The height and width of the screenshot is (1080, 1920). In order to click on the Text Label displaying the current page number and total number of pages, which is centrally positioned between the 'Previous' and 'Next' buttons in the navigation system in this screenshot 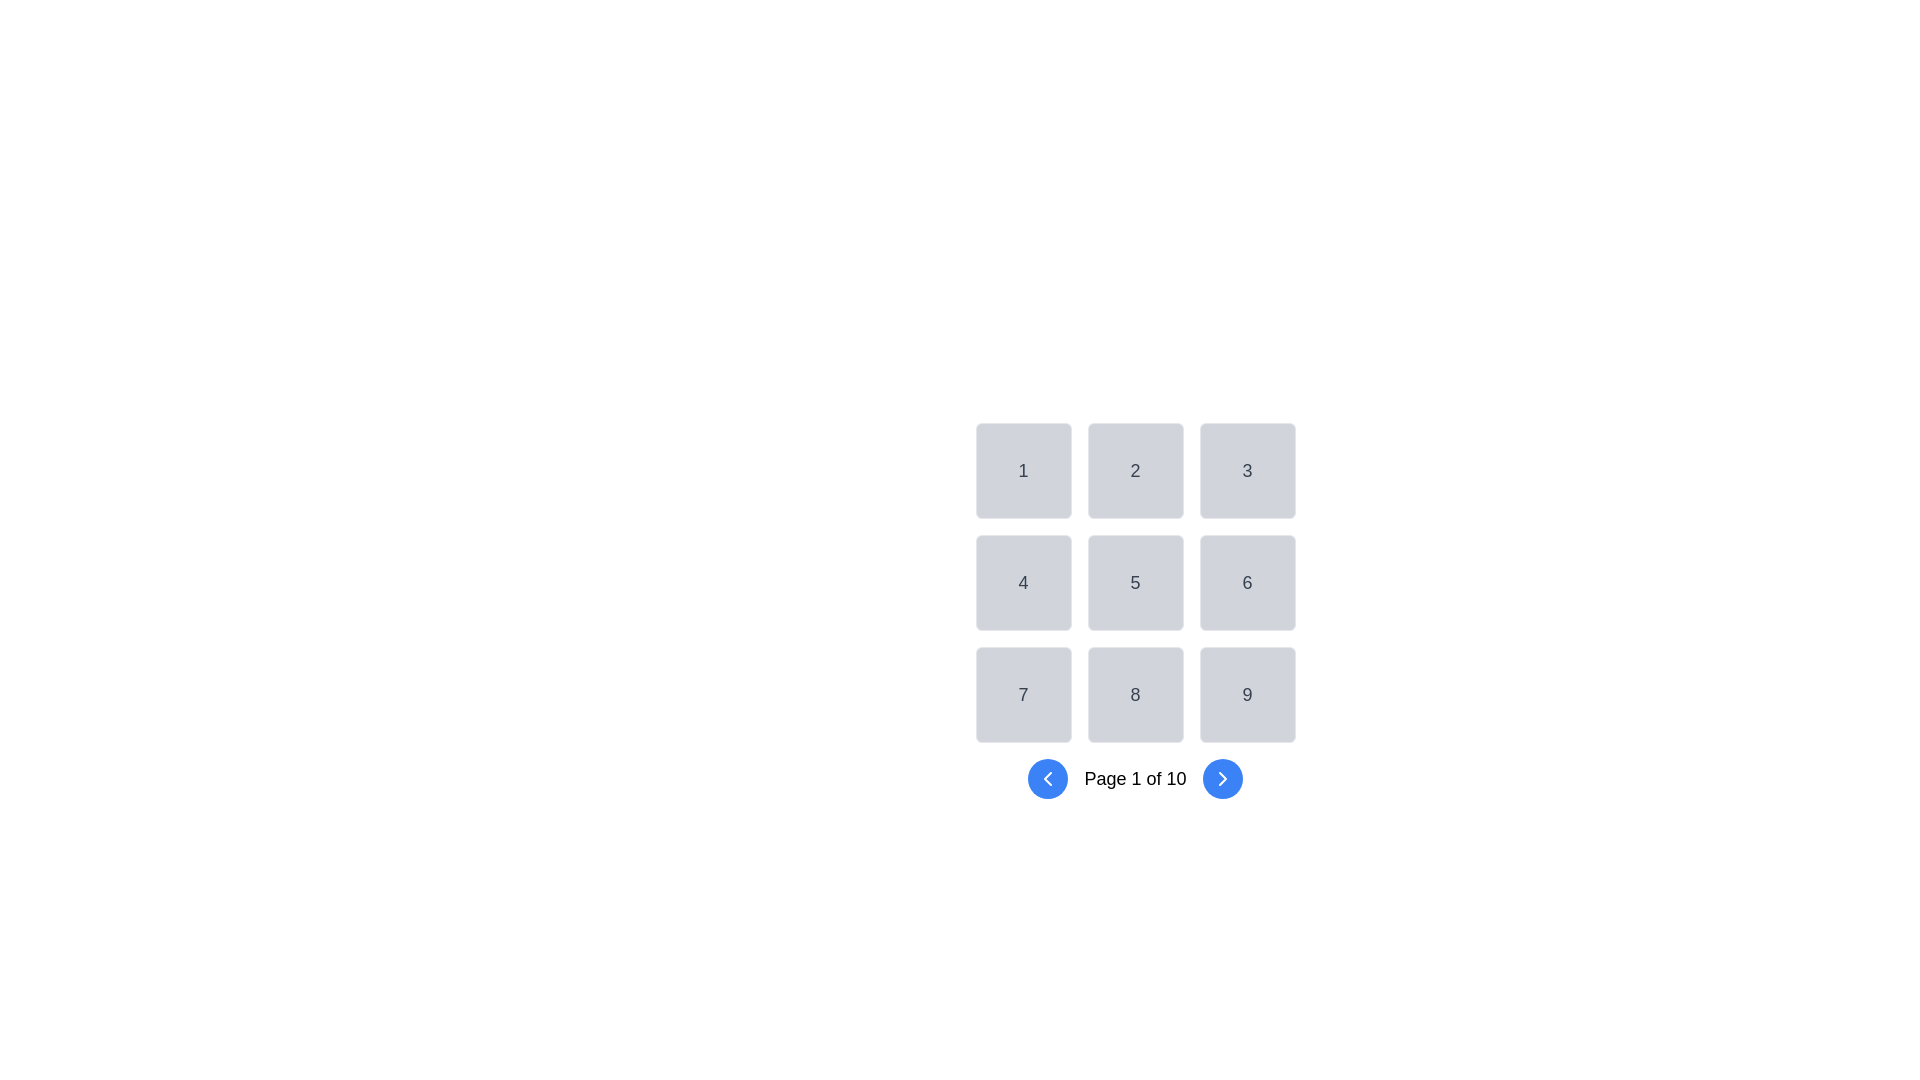, I will do `click(1135, 778)`.